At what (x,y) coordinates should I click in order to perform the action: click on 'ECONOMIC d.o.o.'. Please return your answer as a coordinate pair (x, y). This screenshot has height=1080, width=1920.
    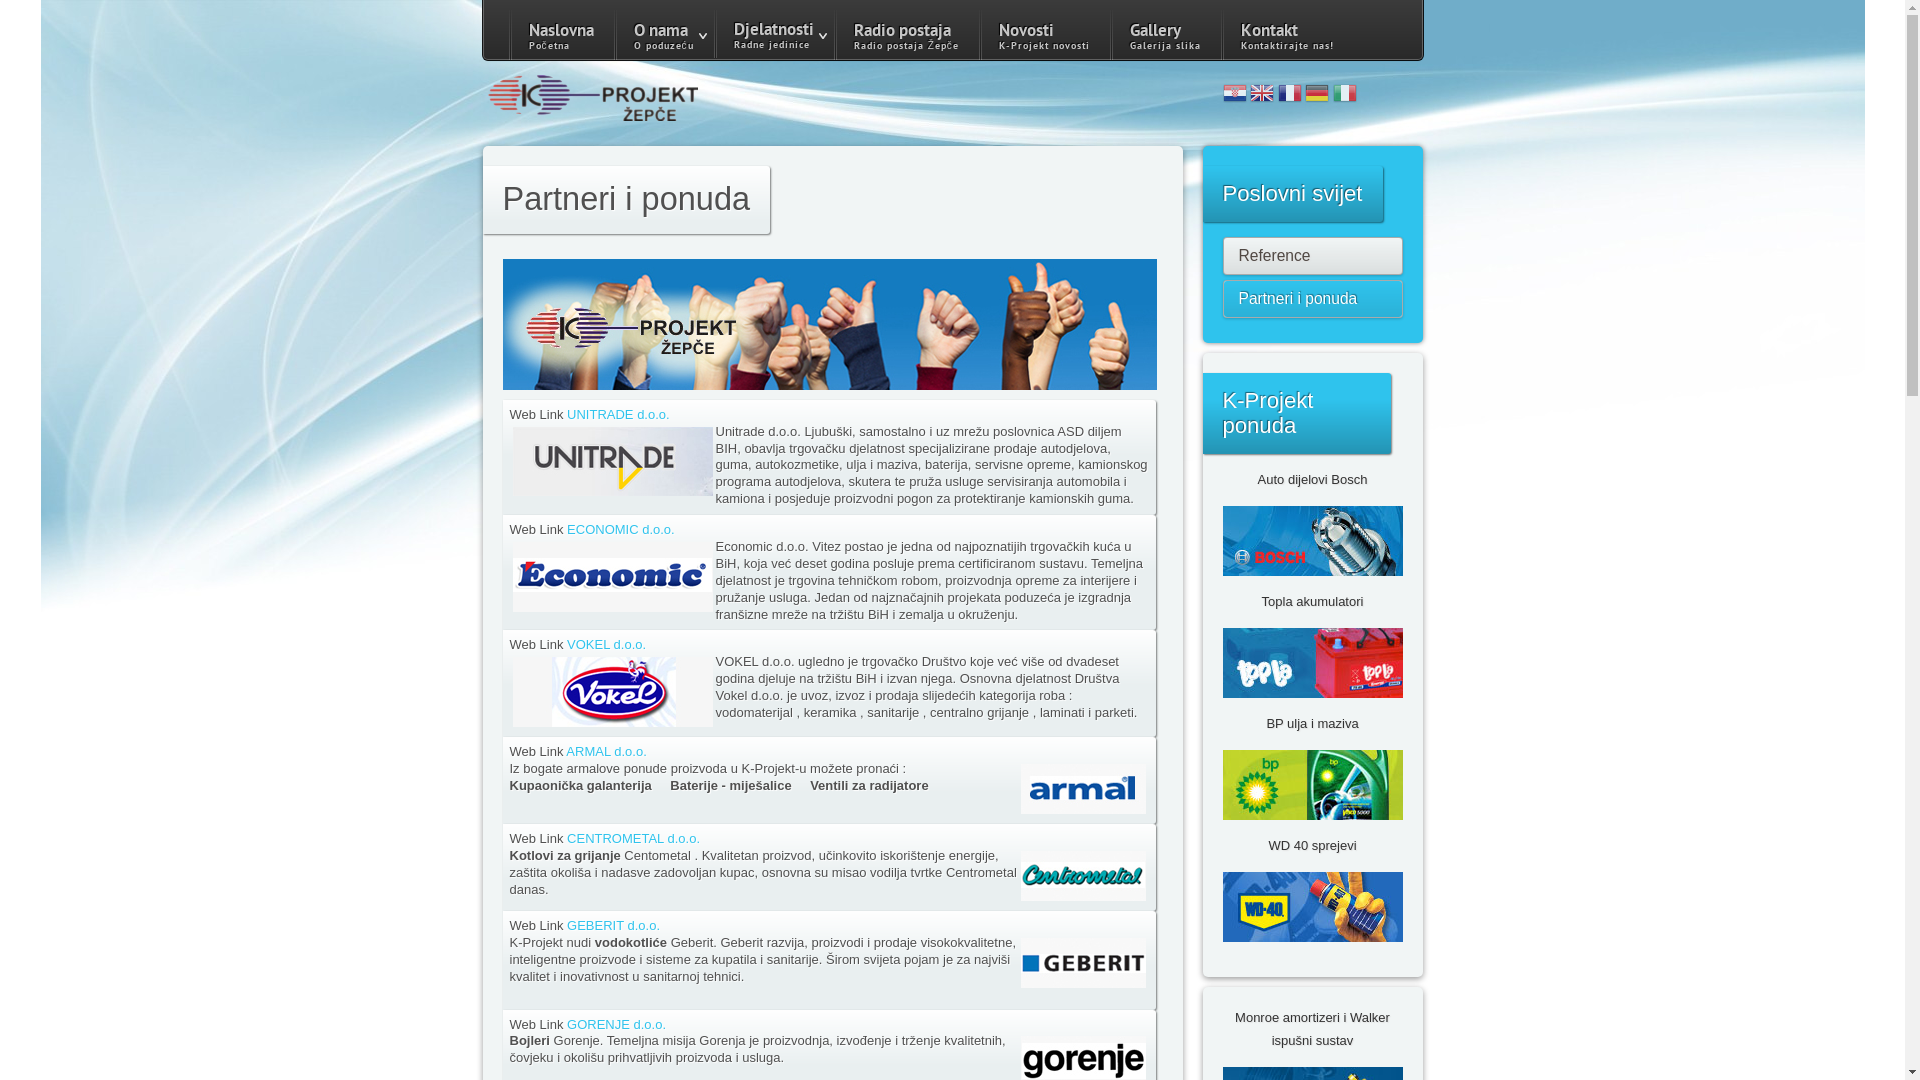
    Looking at the image, I should click on (619, 528).